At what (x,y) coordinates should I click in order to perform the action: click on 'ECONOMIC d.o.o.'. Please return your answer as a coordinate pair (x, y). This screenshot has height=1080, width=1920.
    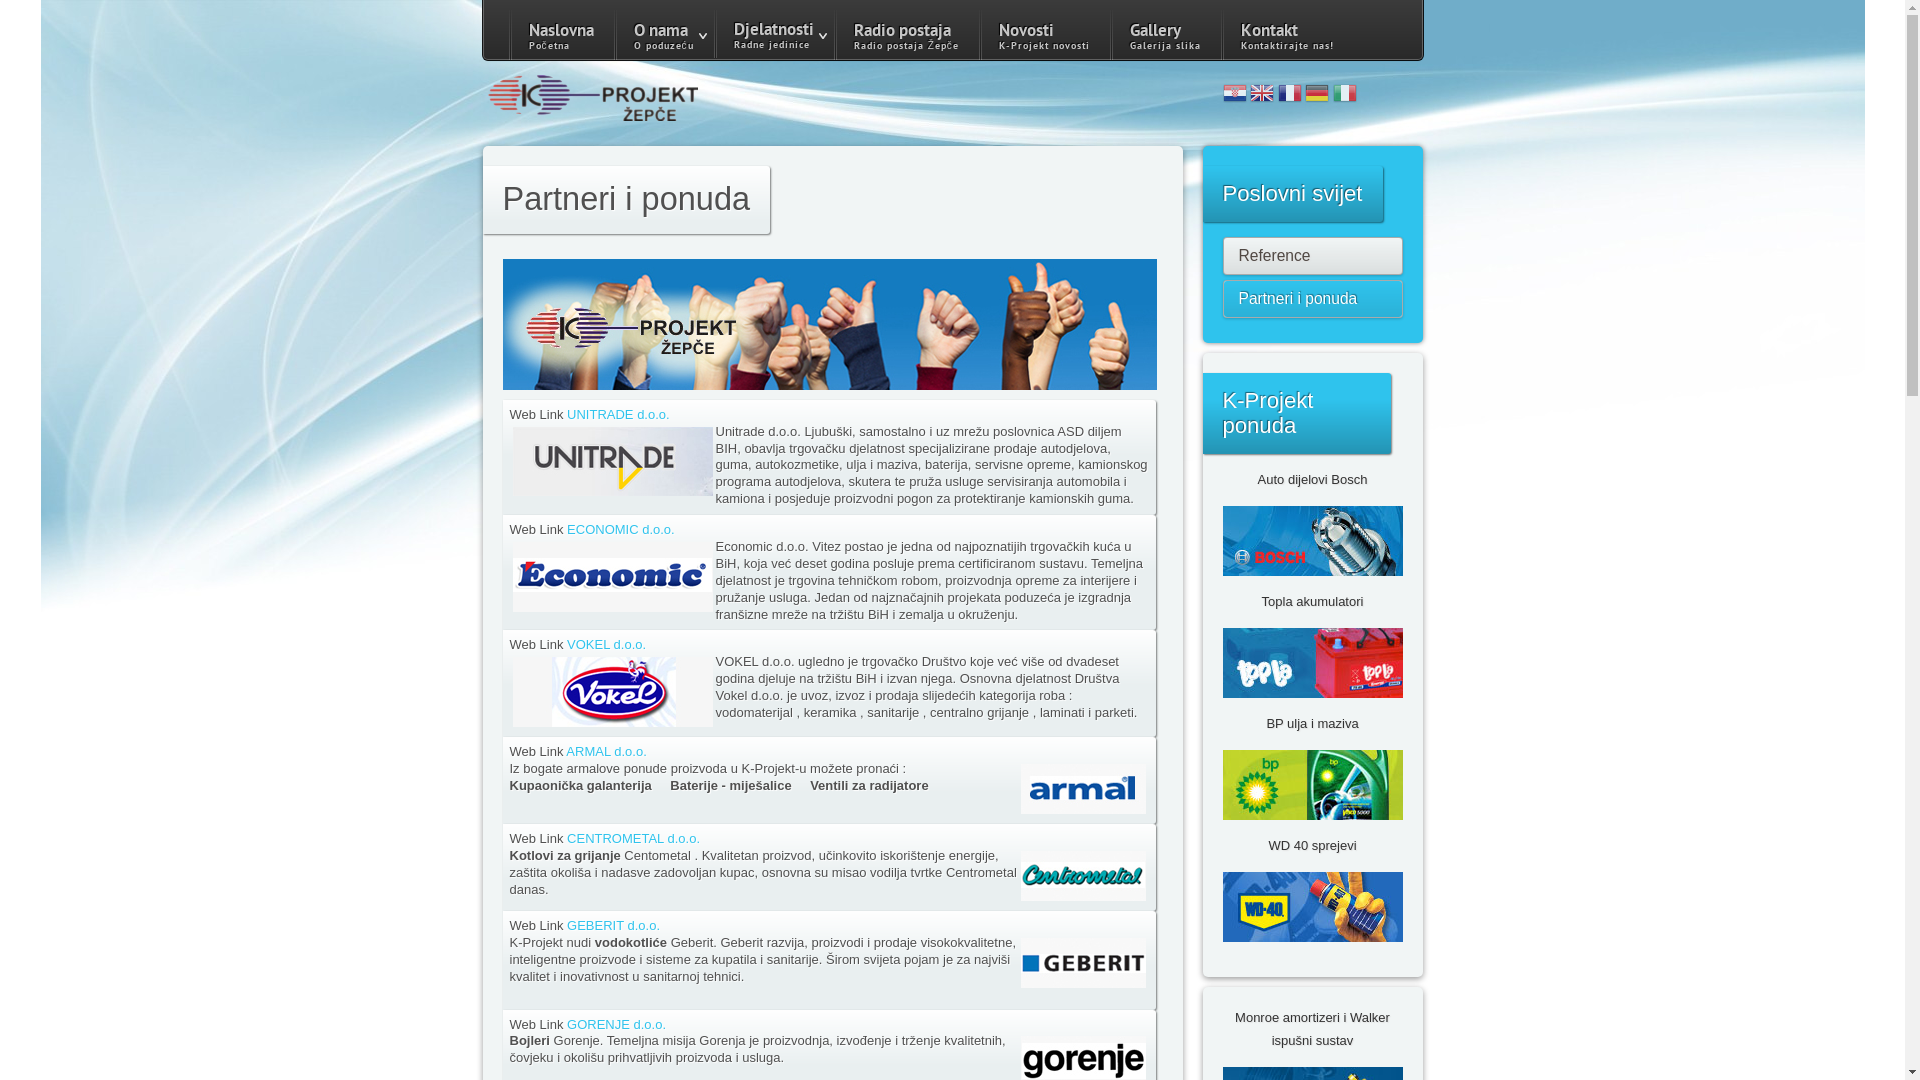
    Looking at the image, I should click on (619, 528).